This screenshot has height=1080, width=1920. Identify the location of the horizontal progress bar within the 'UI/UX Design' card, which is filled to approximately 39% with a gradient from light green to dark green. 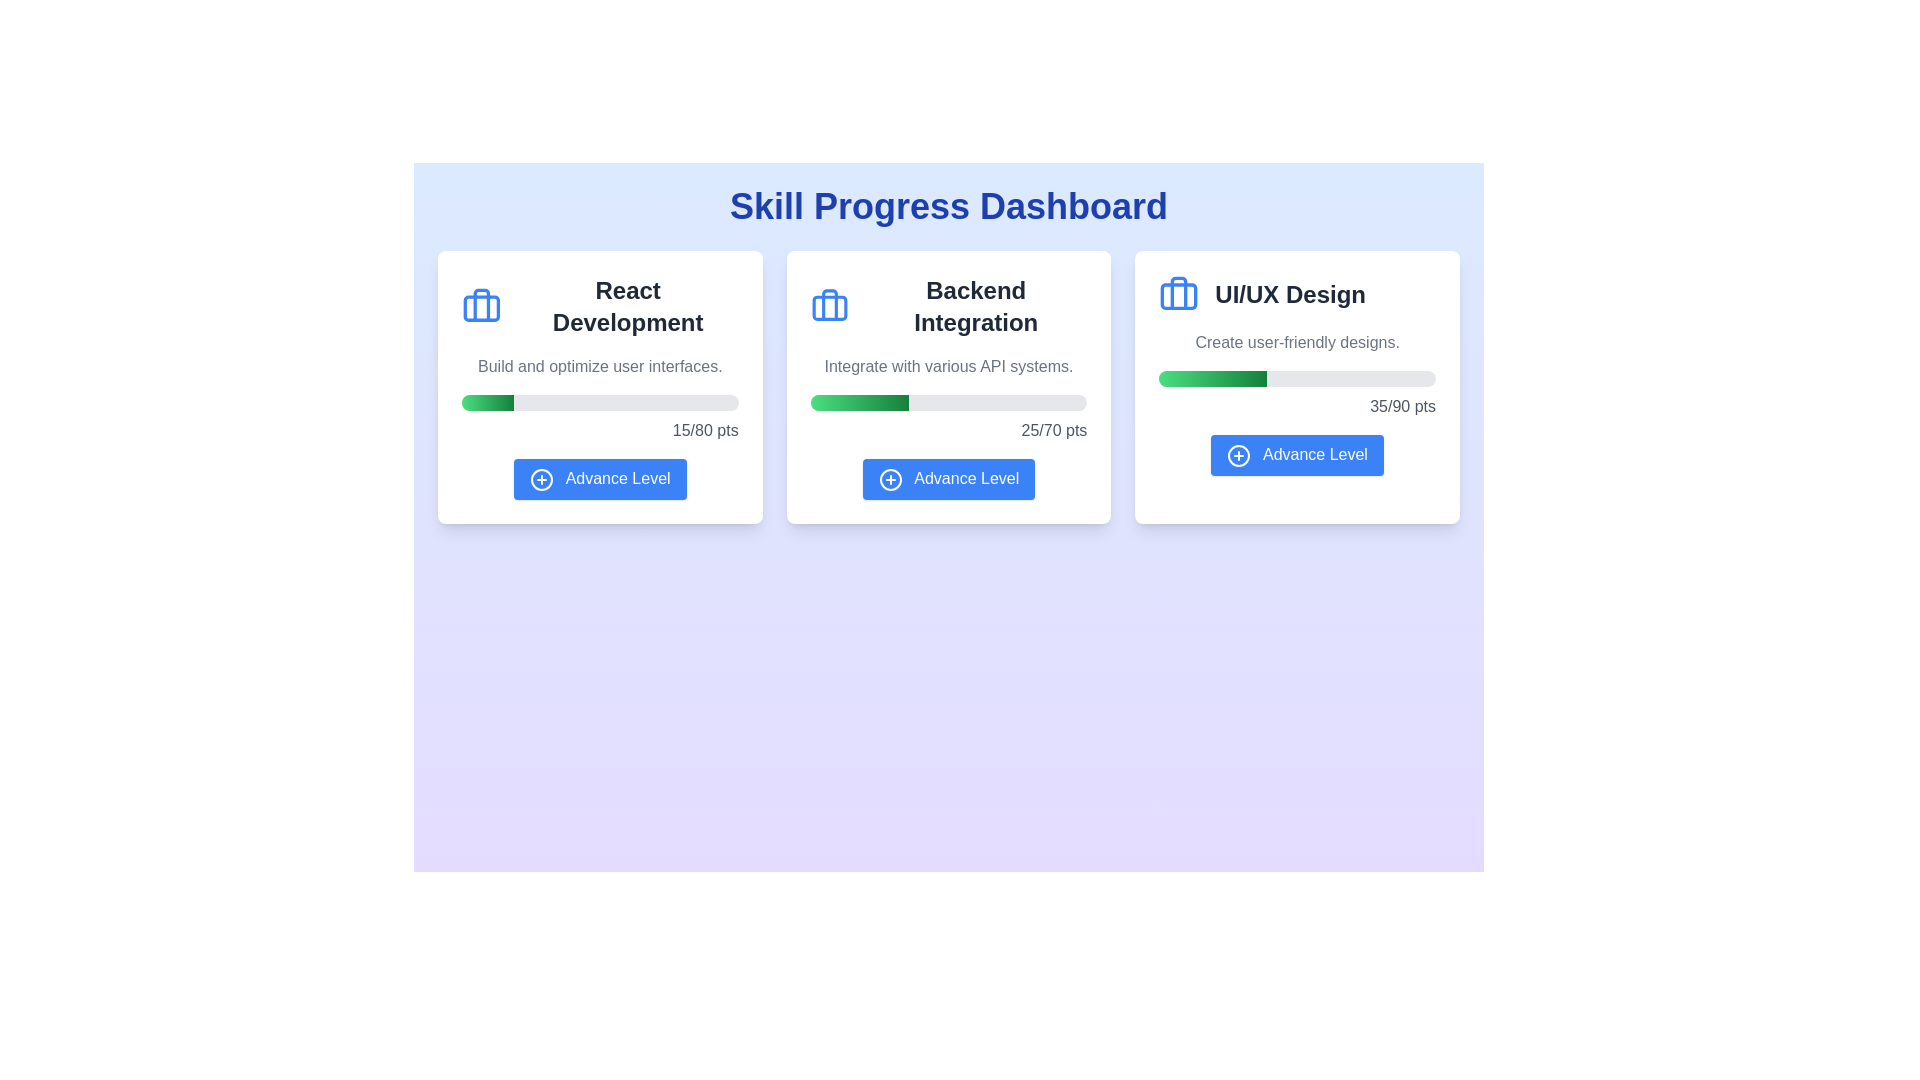
(1297, 378).